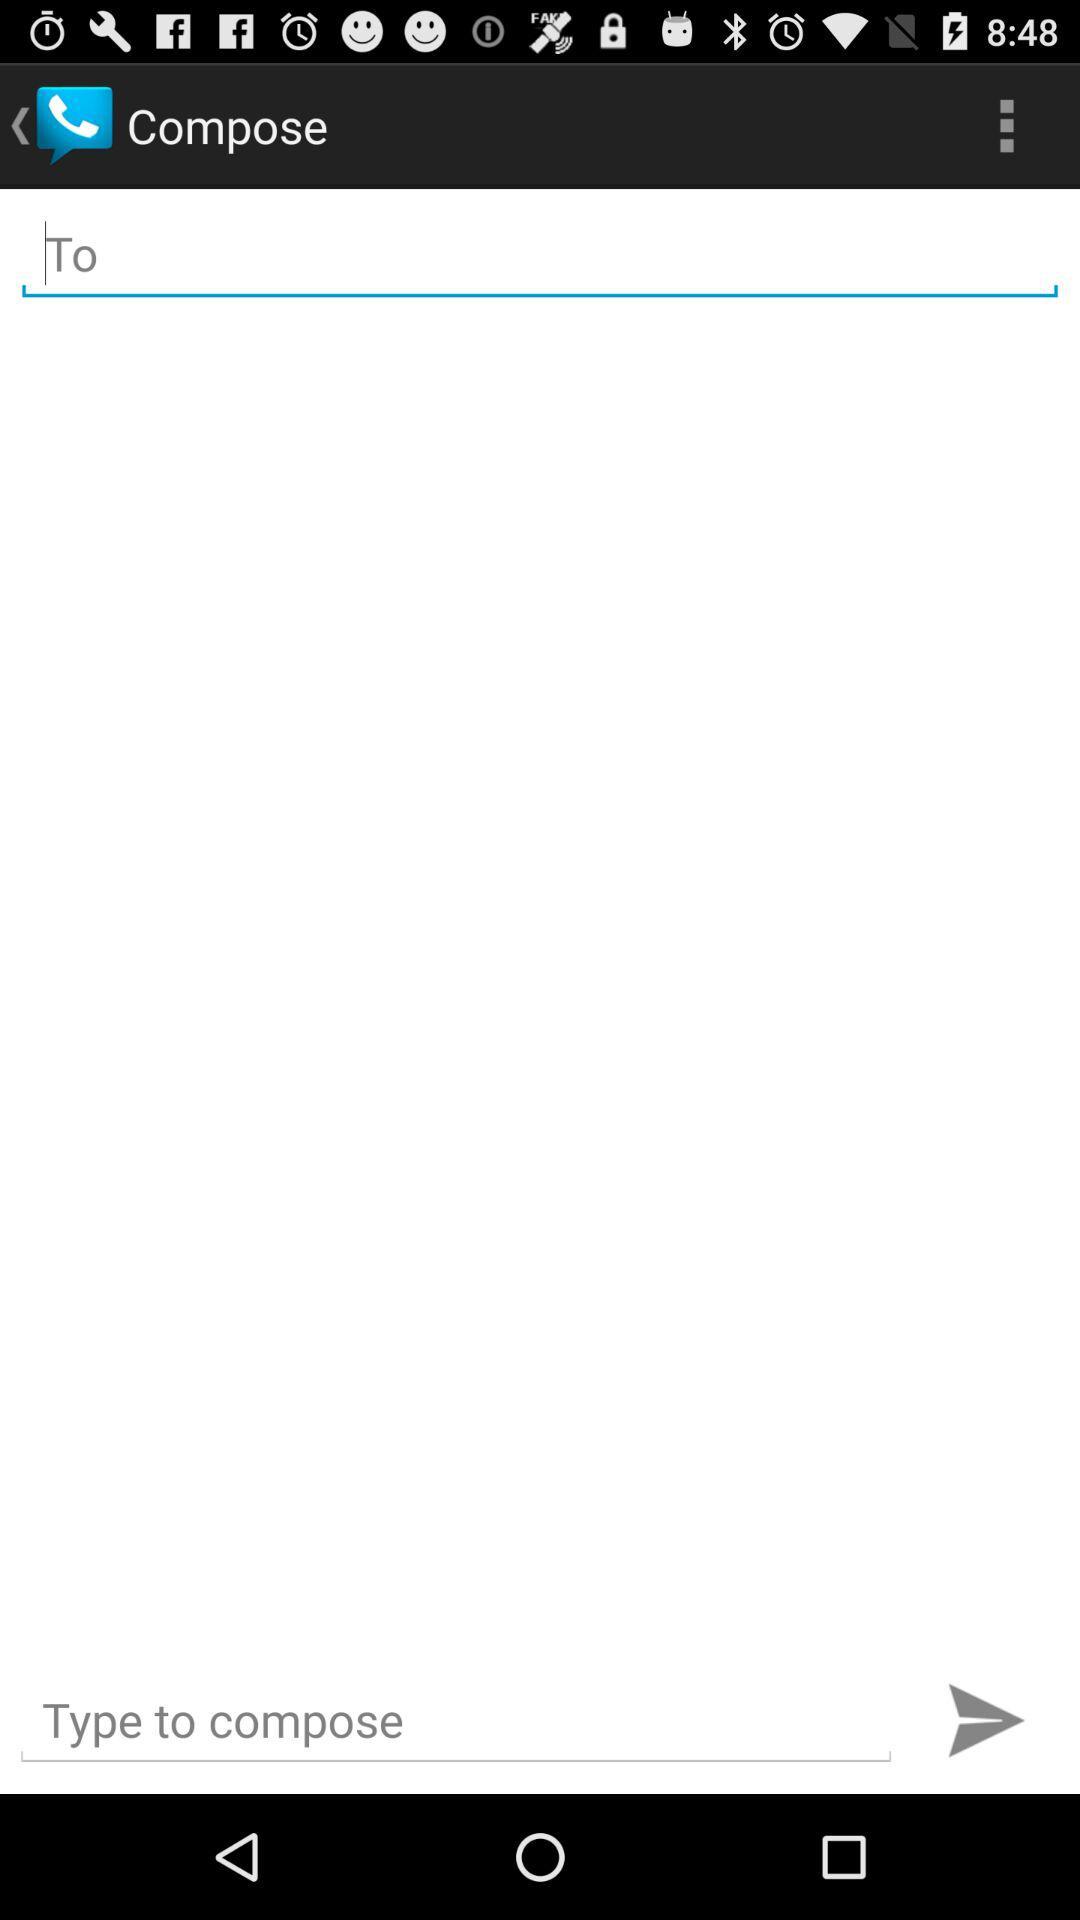 The width and height of the screenshot is (1080, 1920). Describe the element at coordinates (455, 1719) in the screenshot. I see `text box` at that location.